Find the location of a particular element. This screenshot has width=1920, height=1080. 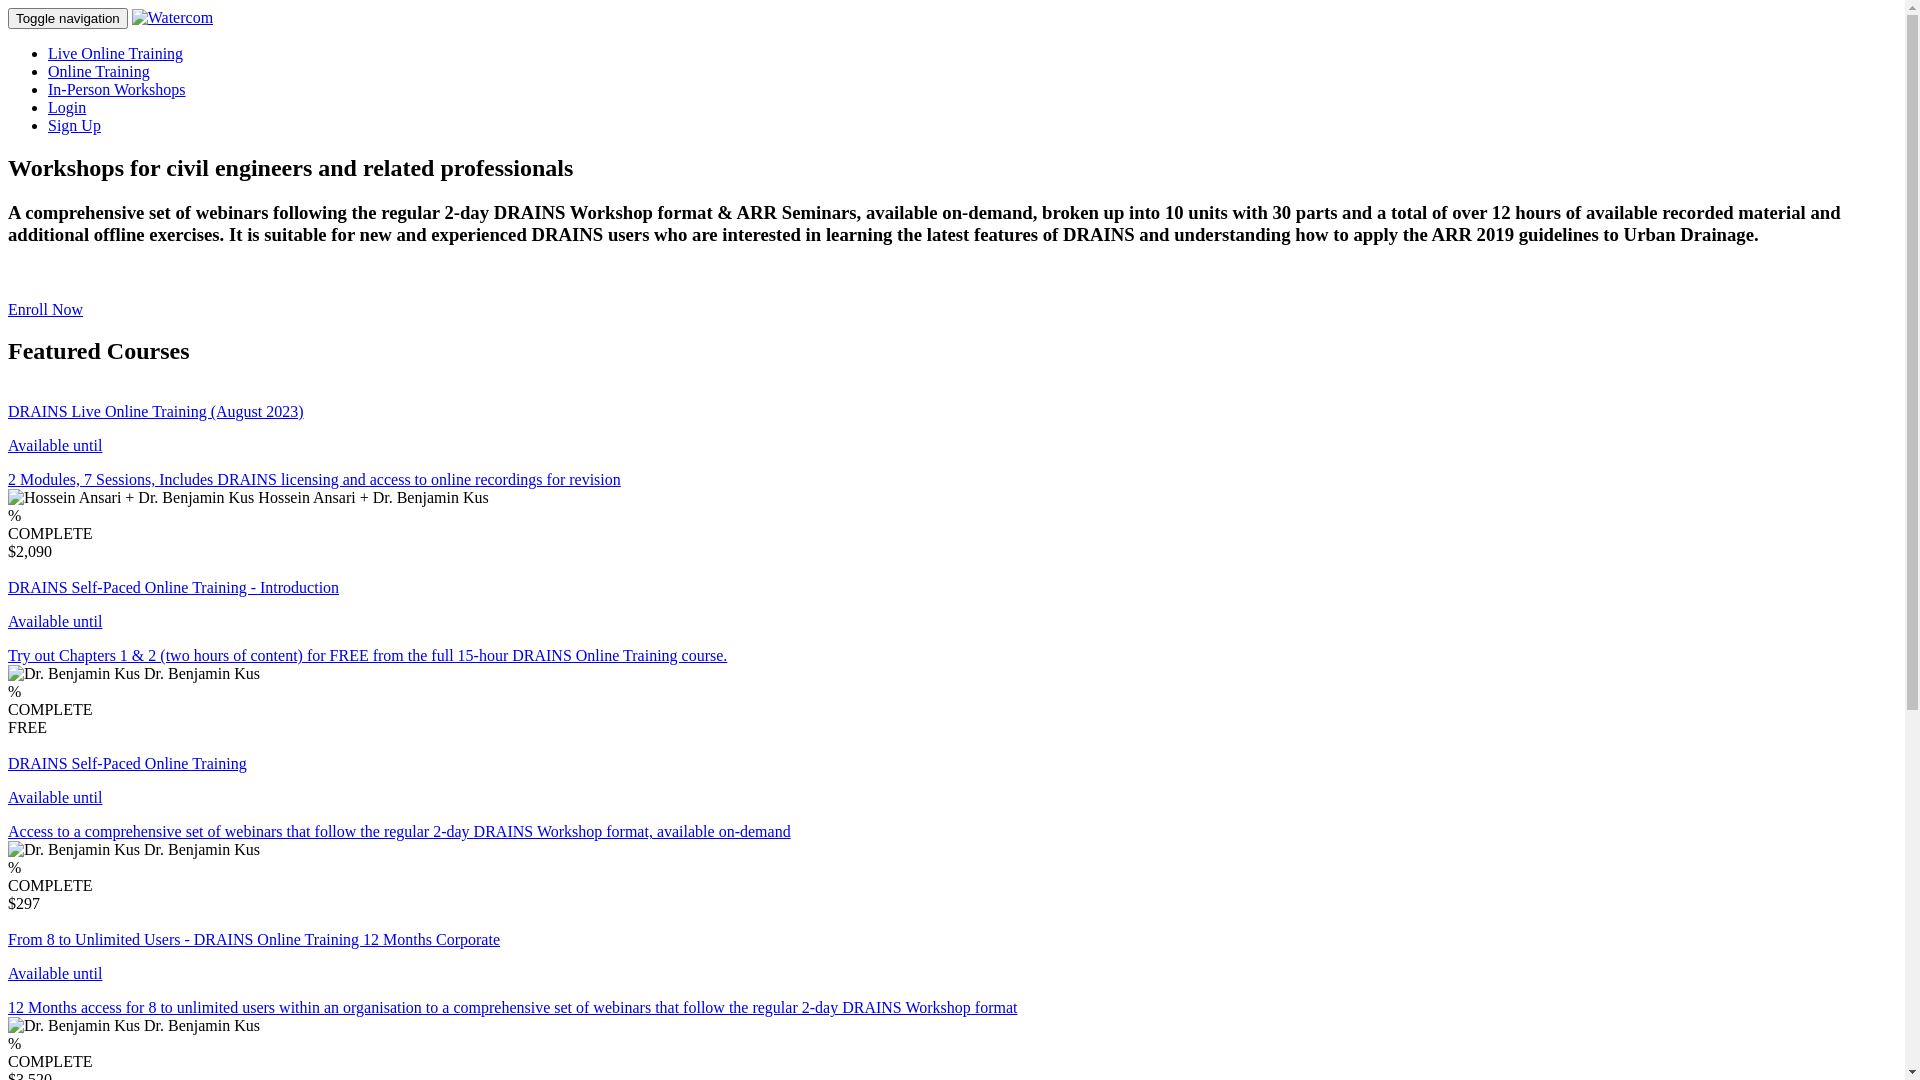

'Enroll Now' is located at coordinates (8, 309).